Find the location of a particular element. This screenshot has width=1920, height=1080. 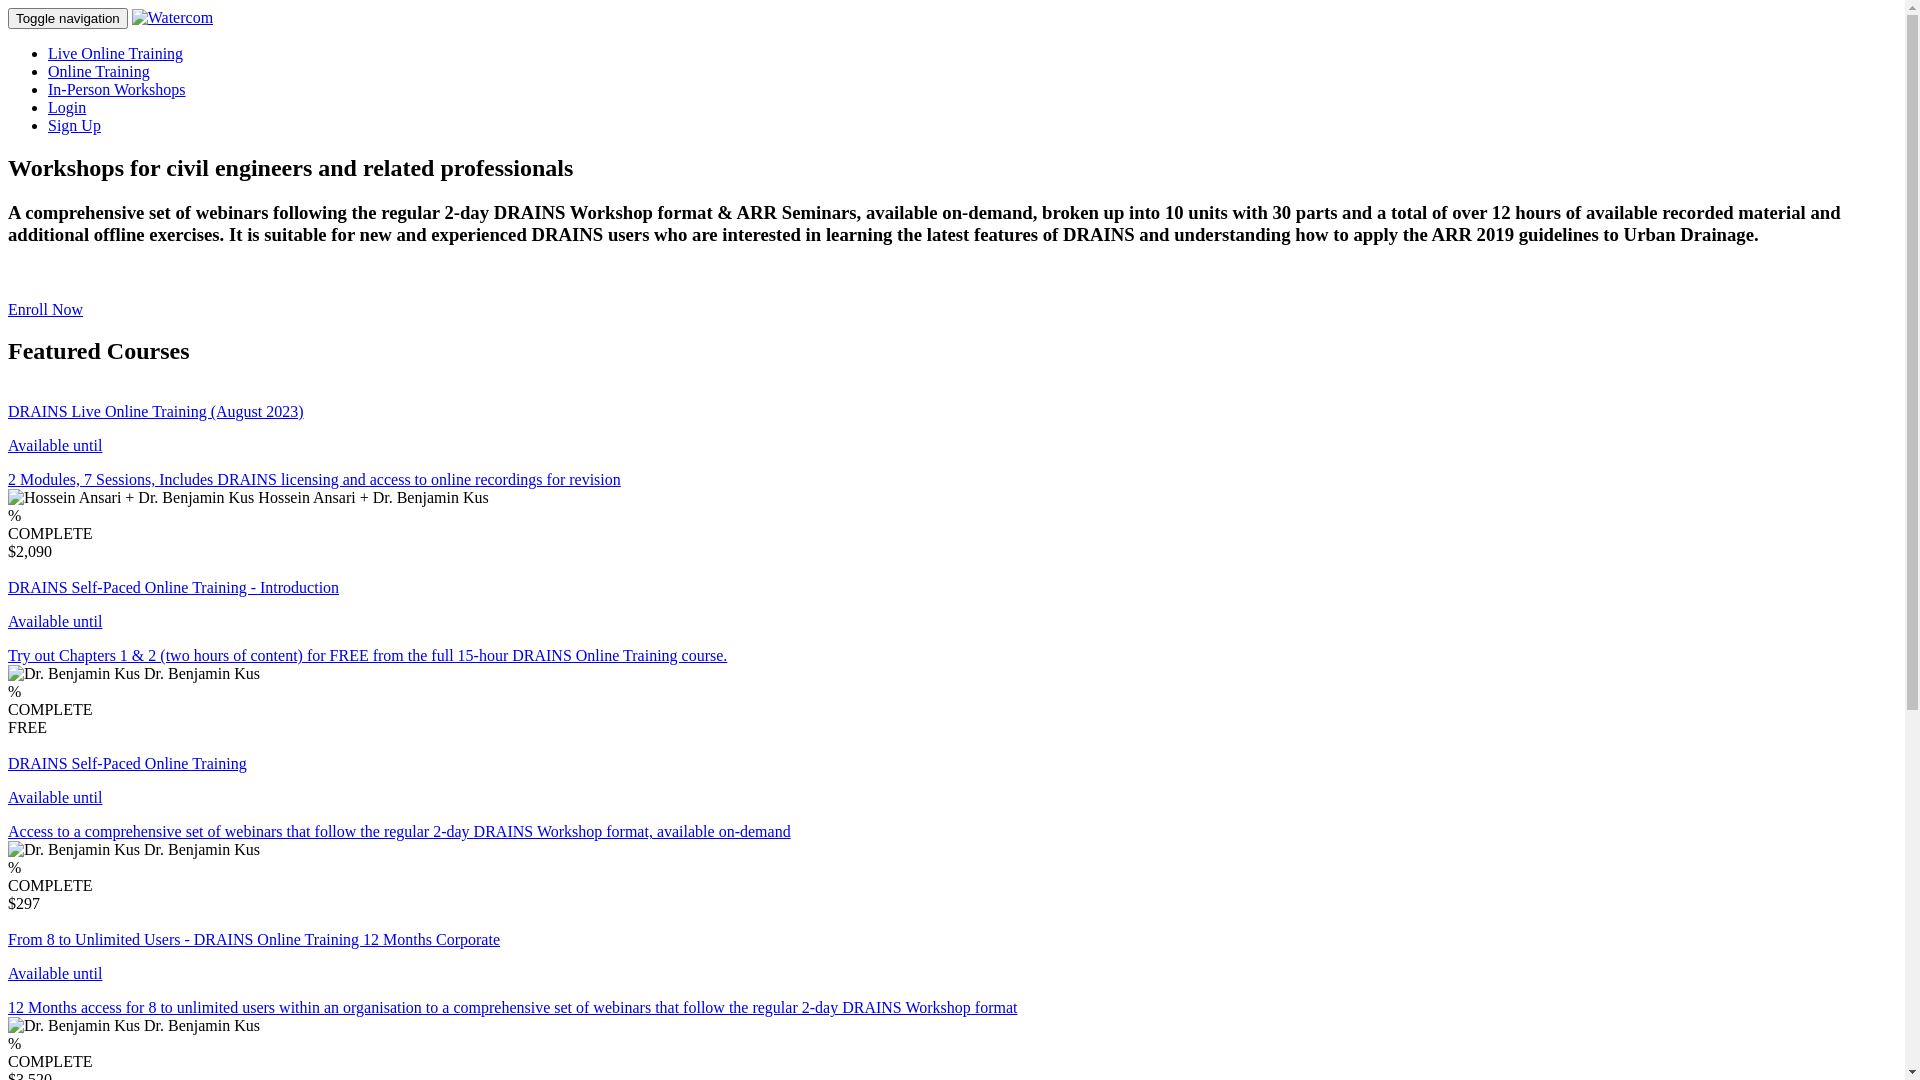

'Enroll Now' is located at coordinates (8, 309).